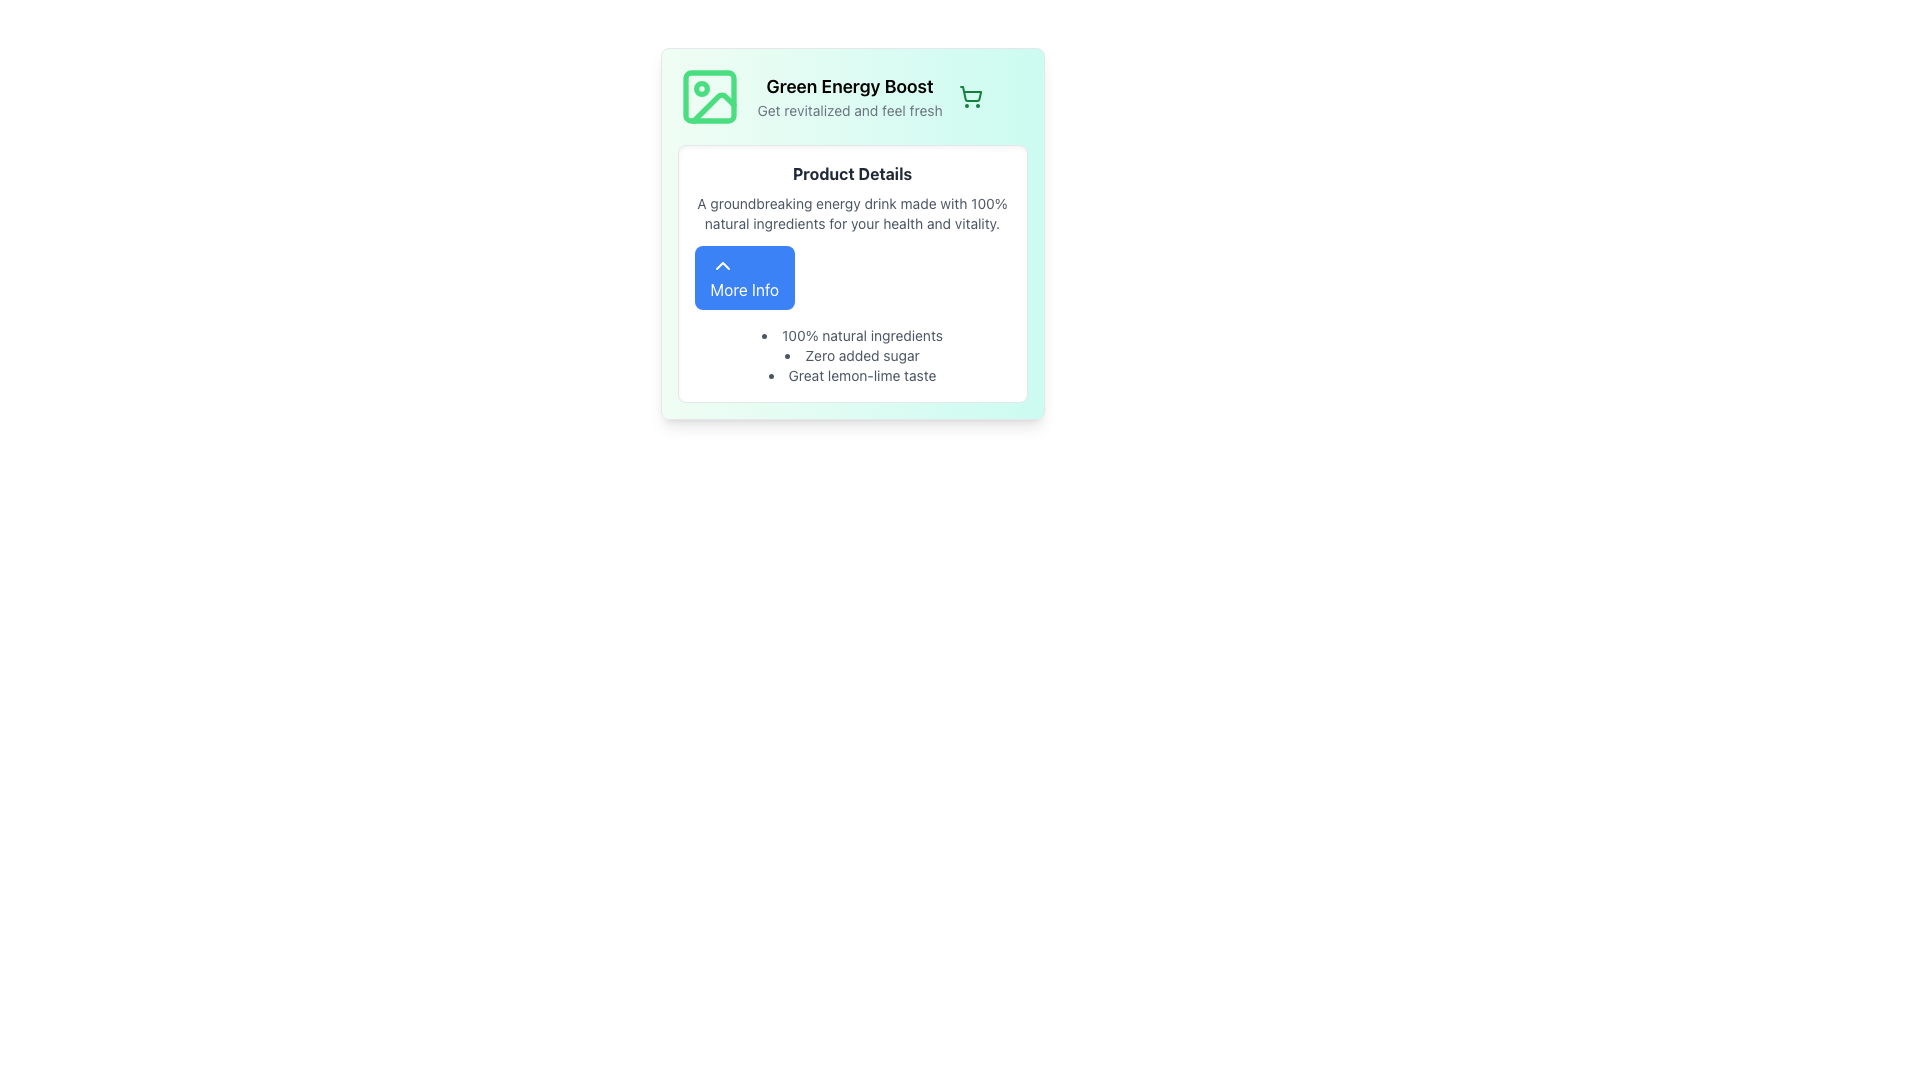 This screenshot has width=1920, height=1080. Describe the element at coordinates (849, 86) in the screenshot. I see `title text 'Green Energy Boost' positioned at the top of the card component, centered horizontally above the subtitle` at that location.